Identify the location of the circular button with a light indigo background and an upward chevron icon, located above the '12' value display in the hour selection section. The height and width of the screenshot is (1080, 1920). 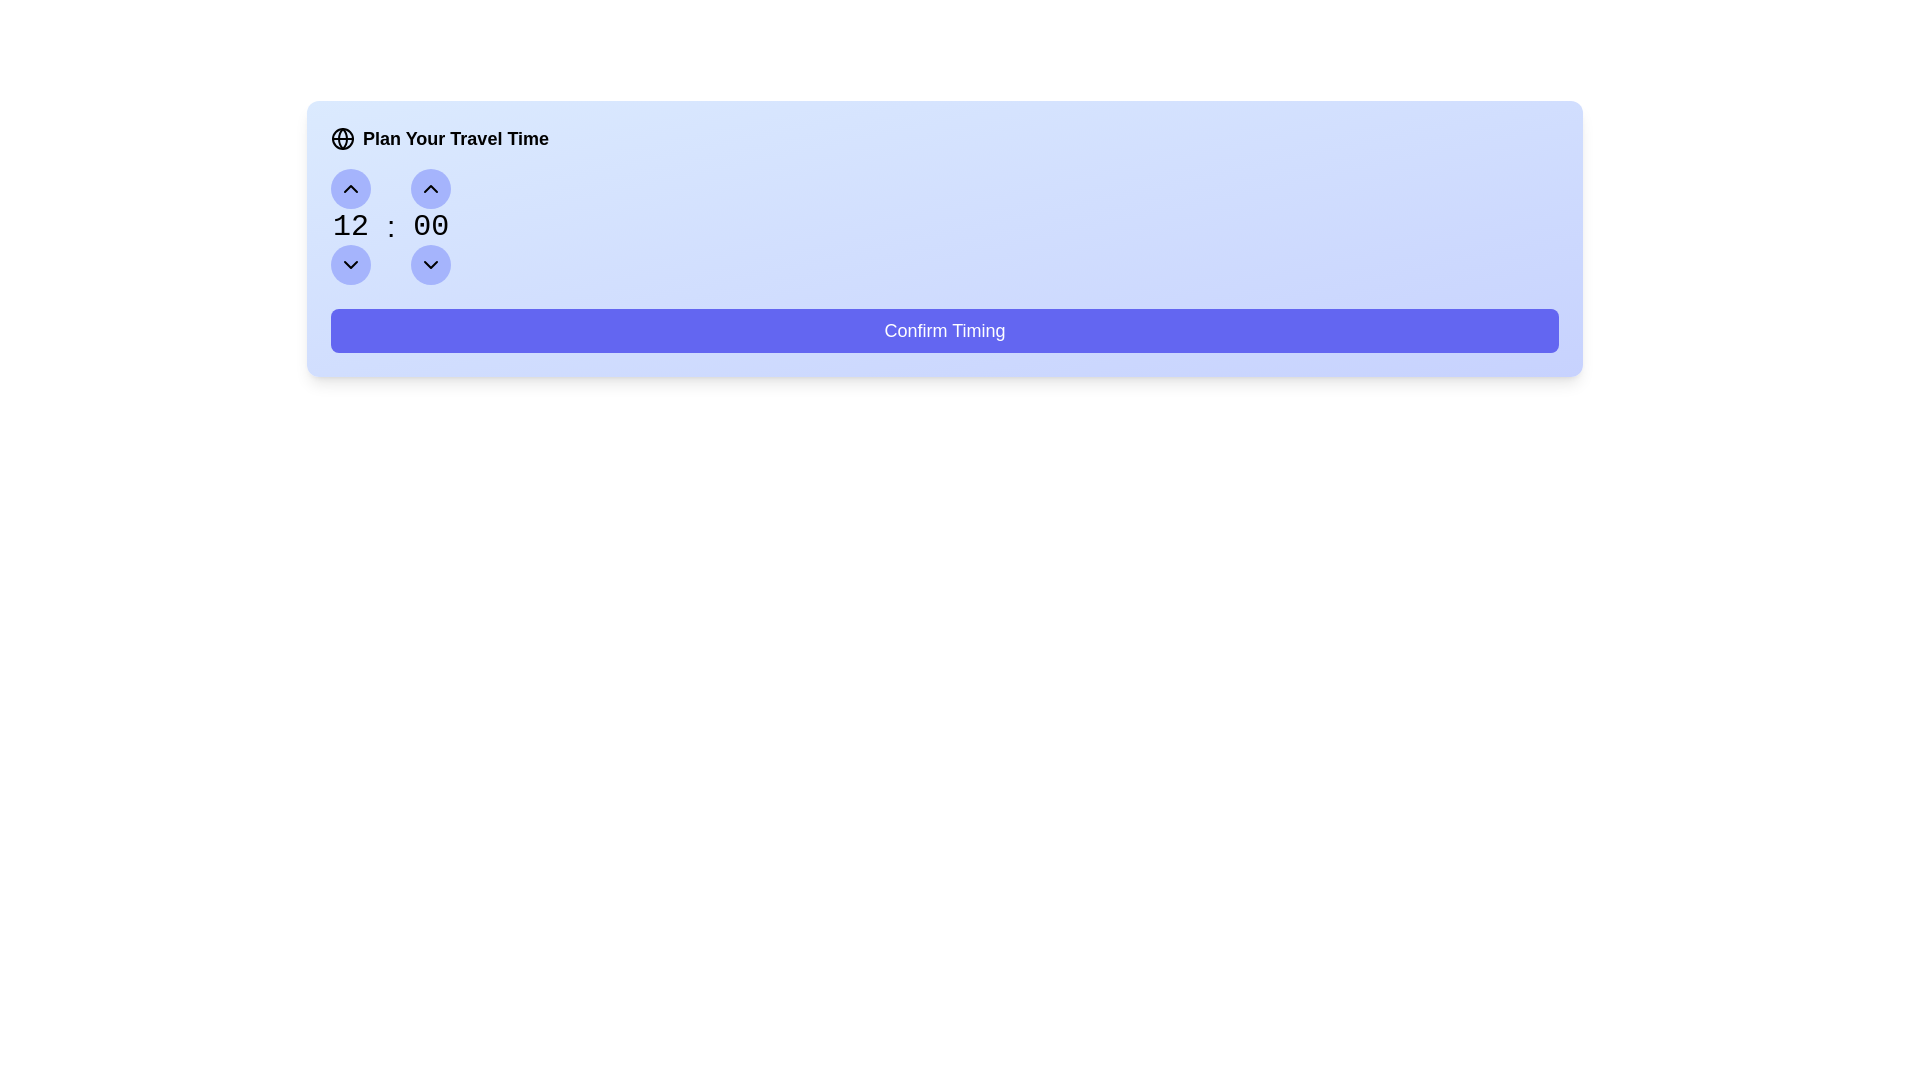
(350, 189).